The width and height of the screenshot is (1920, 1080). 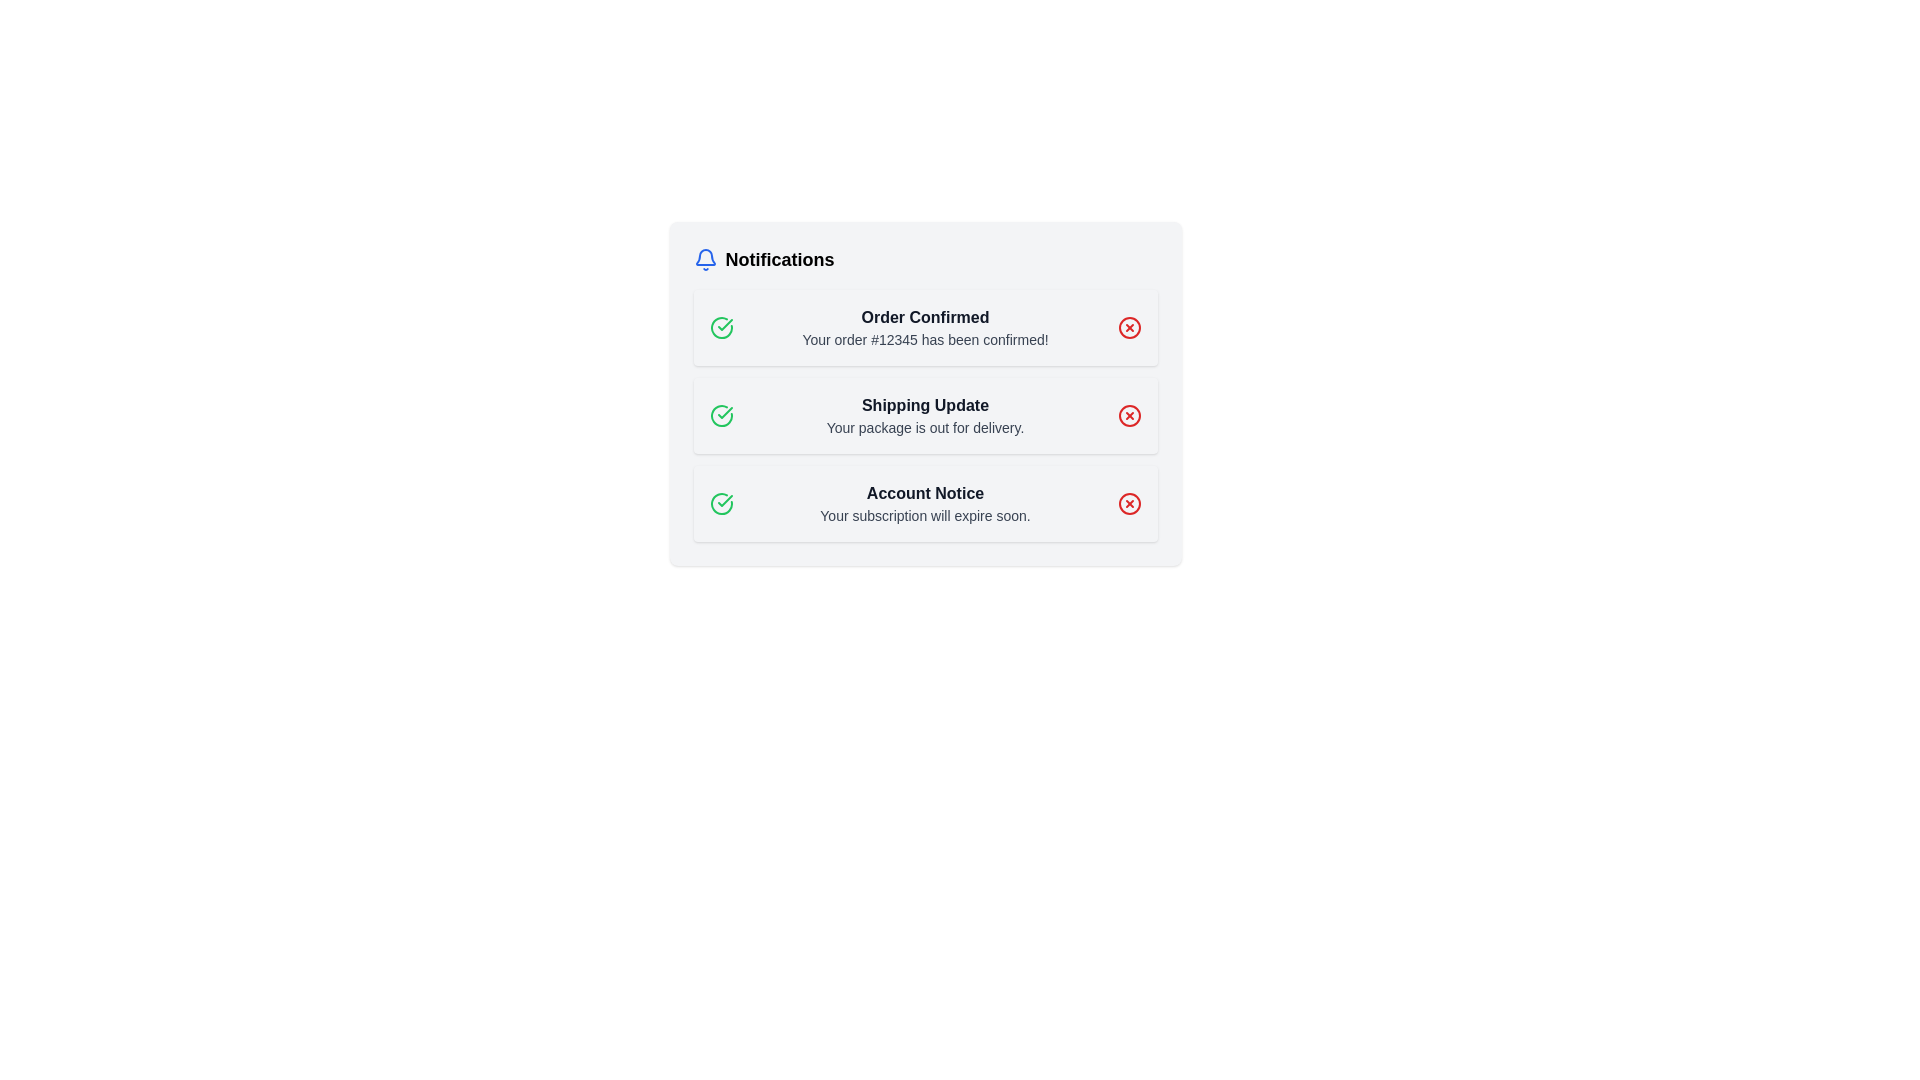 What do you see at coordinates (723, 500) in the screenshot?
I see `the success icon located on the far left side of the notification row in the Notifications panel, adjacent to the text 'Order Confirmed'` at bounding box center [723, 500].